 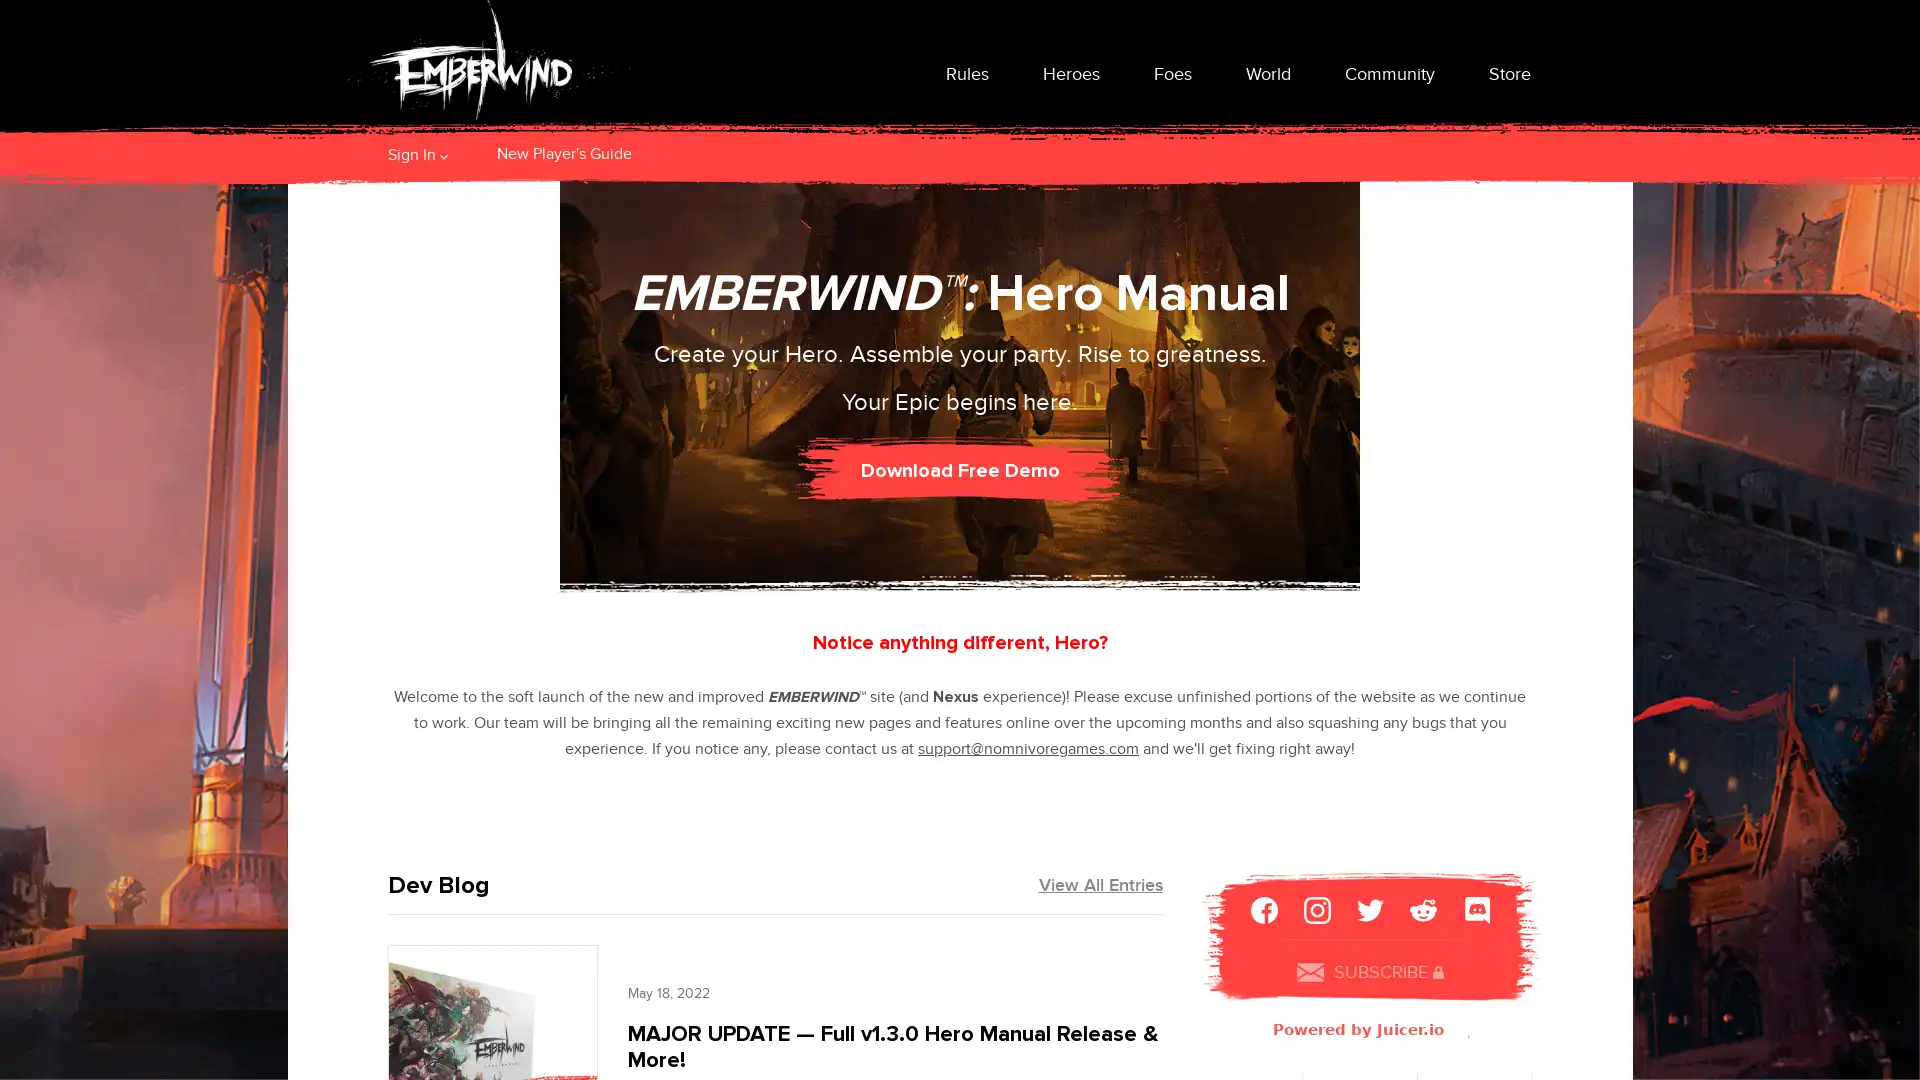 I want to click on Sign In, so click(x=410, y=153).